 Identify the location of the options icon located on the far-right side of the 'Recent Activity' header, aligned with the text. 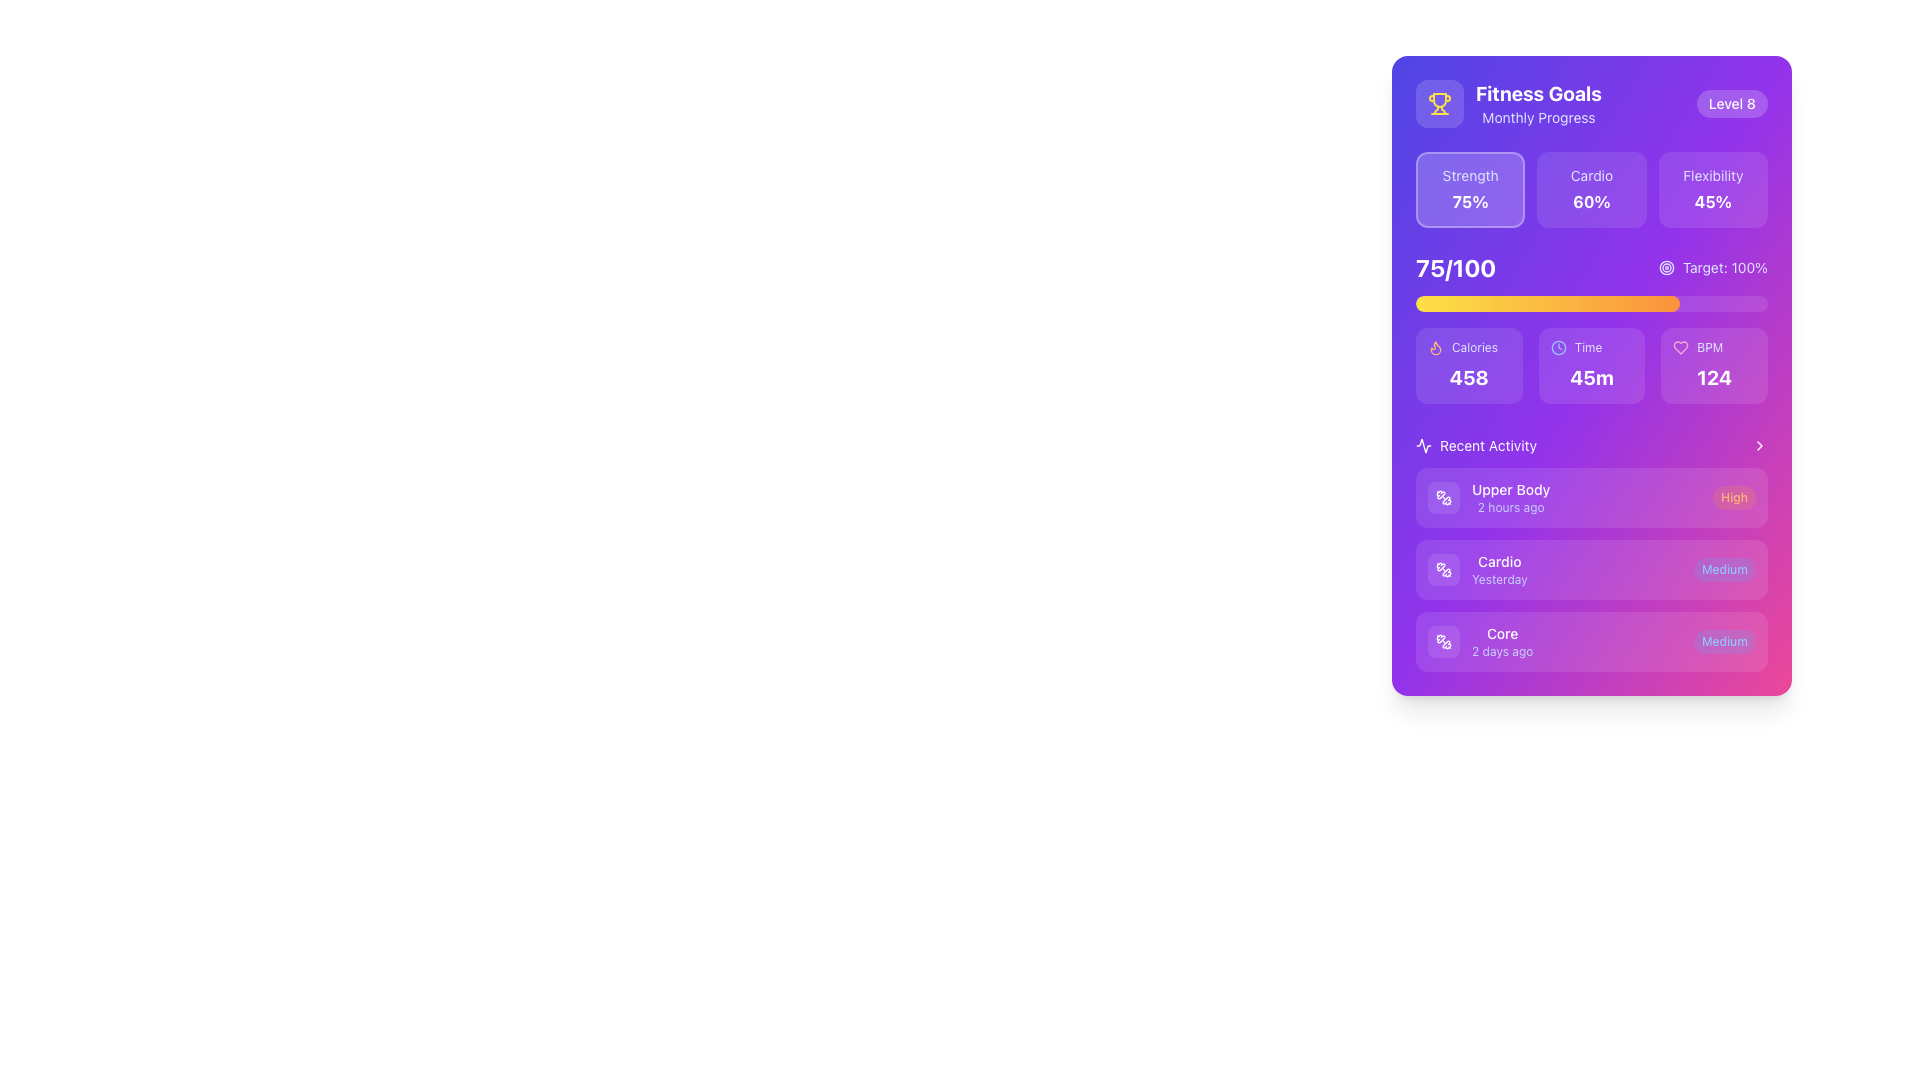
(1760, 445).